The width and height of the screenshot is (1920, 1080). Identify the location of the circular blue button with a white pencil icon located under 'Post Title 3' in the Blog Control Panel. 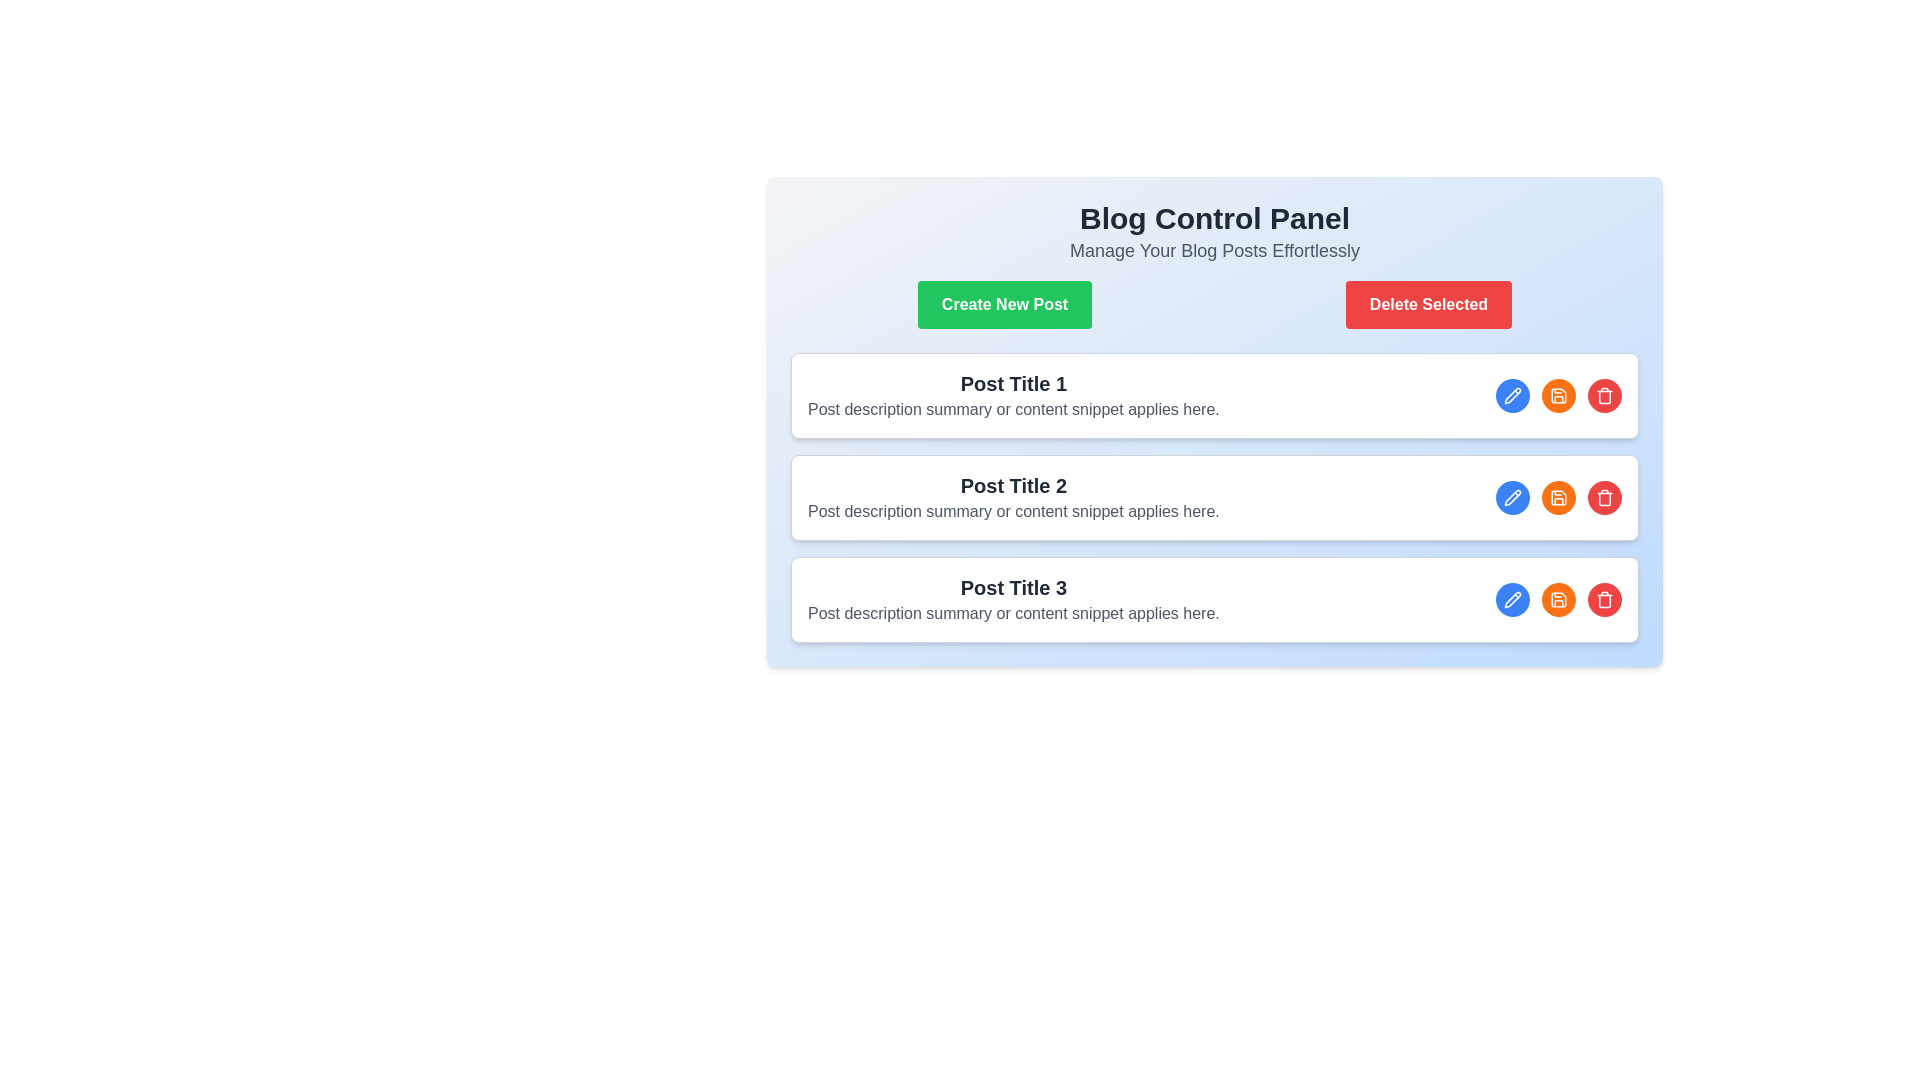
(1512, 496).